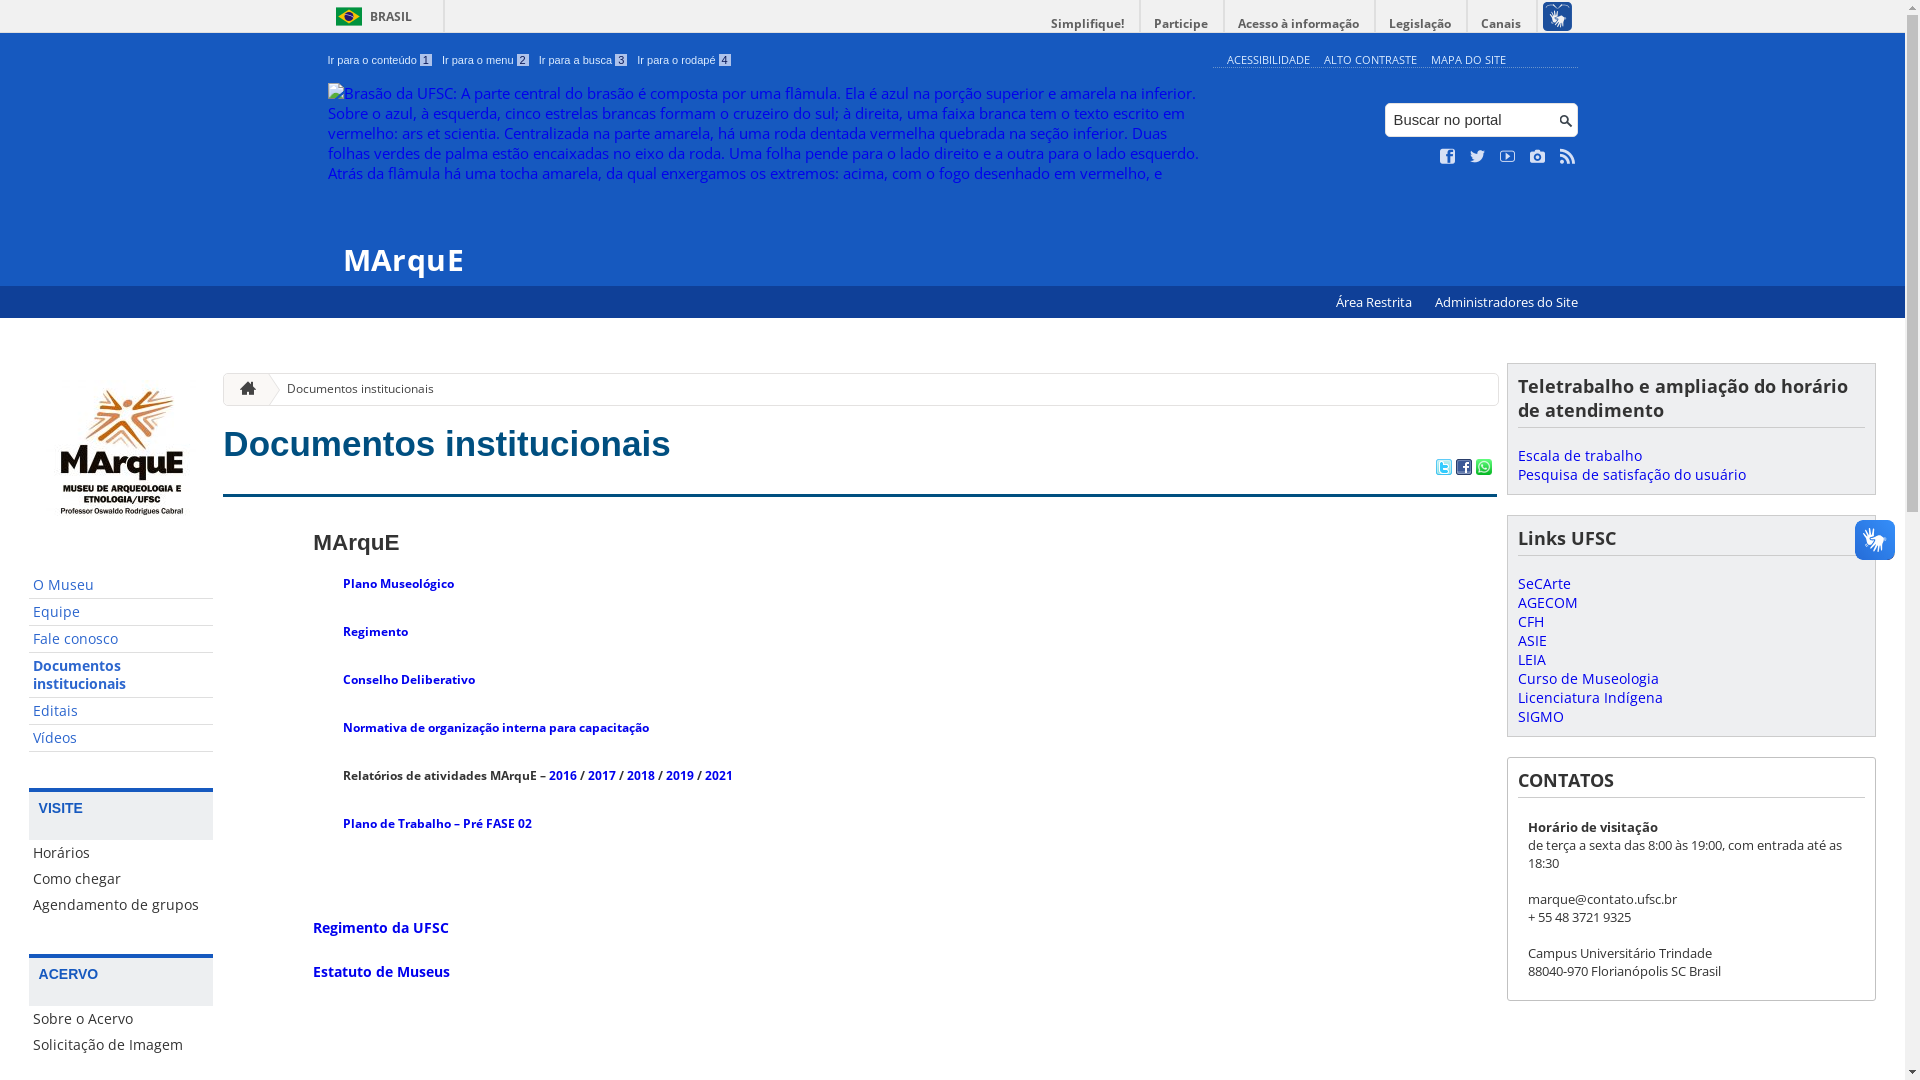  Describe the element at coordinates (1369, 58) in the screenshot. I see `'ALTO CONTRASTE'` at that location.